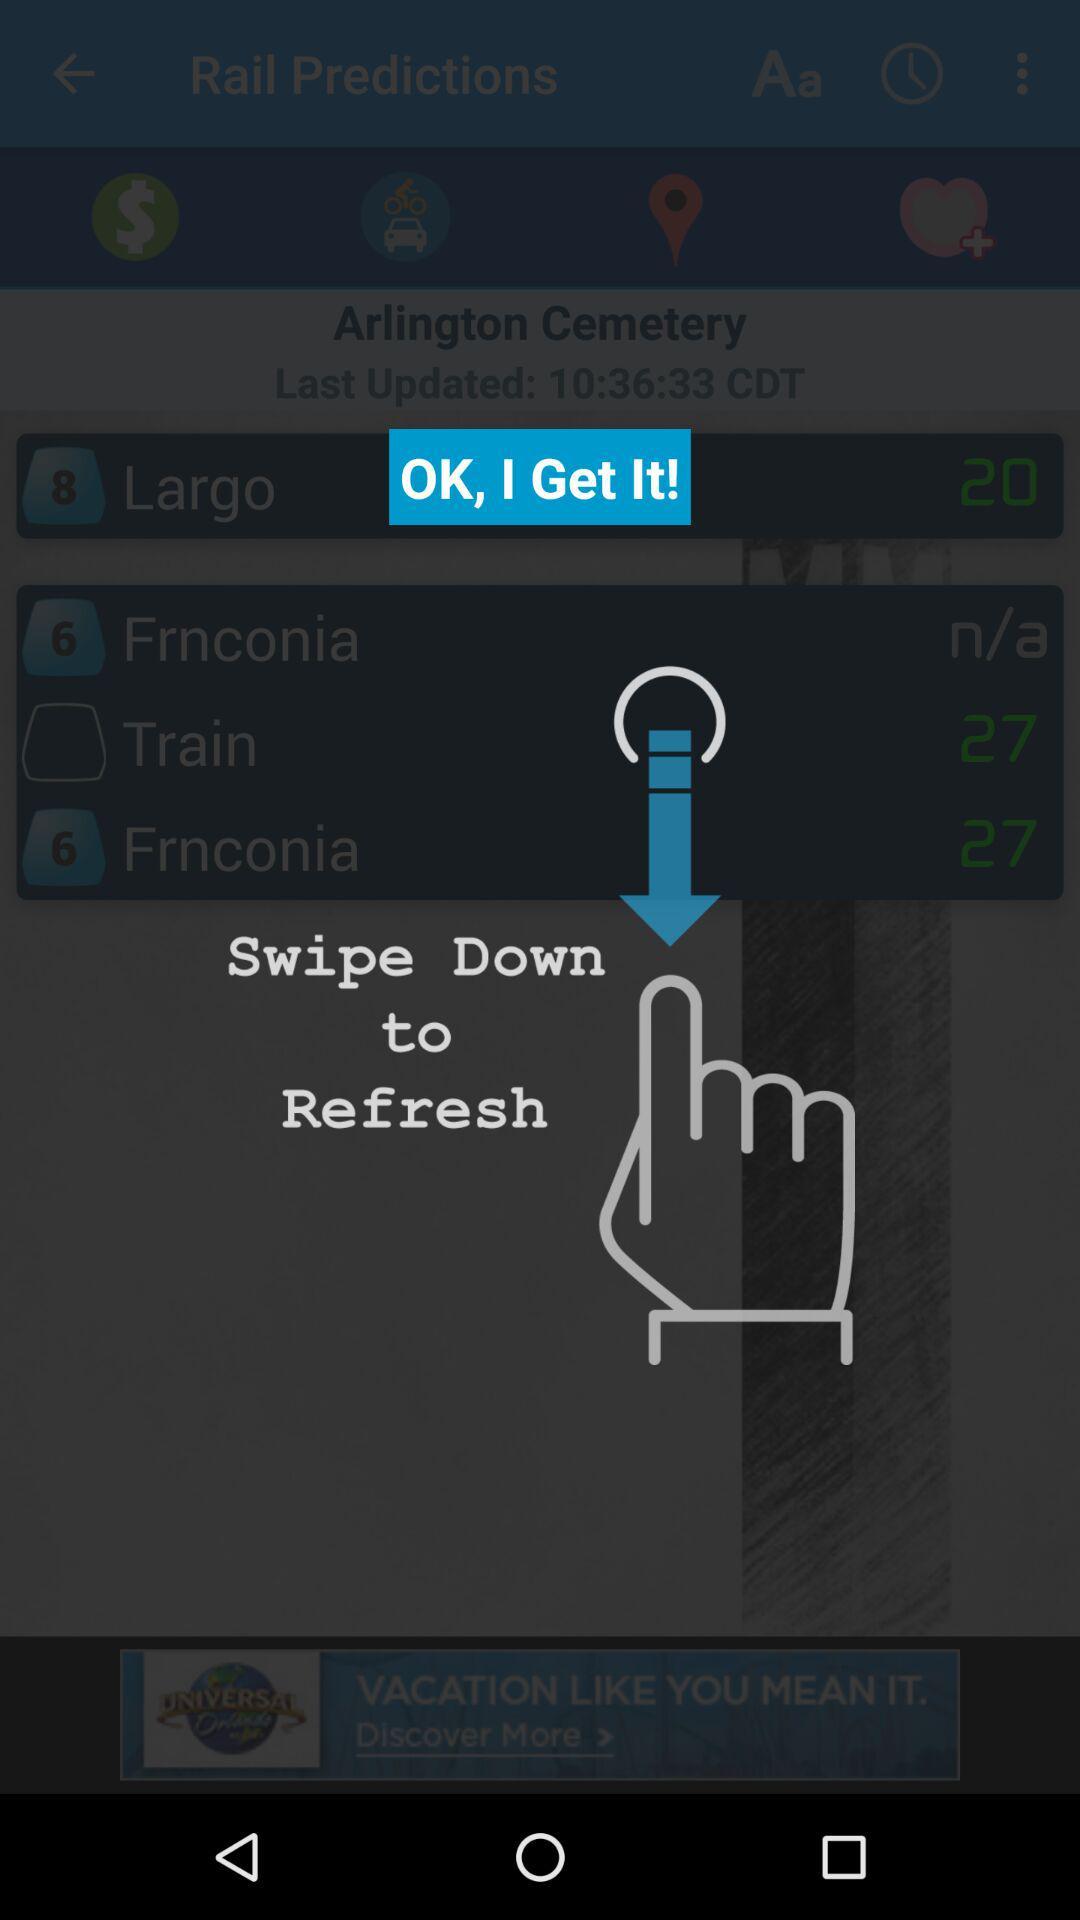  I want to click on the ok i get, so click(540, 475).